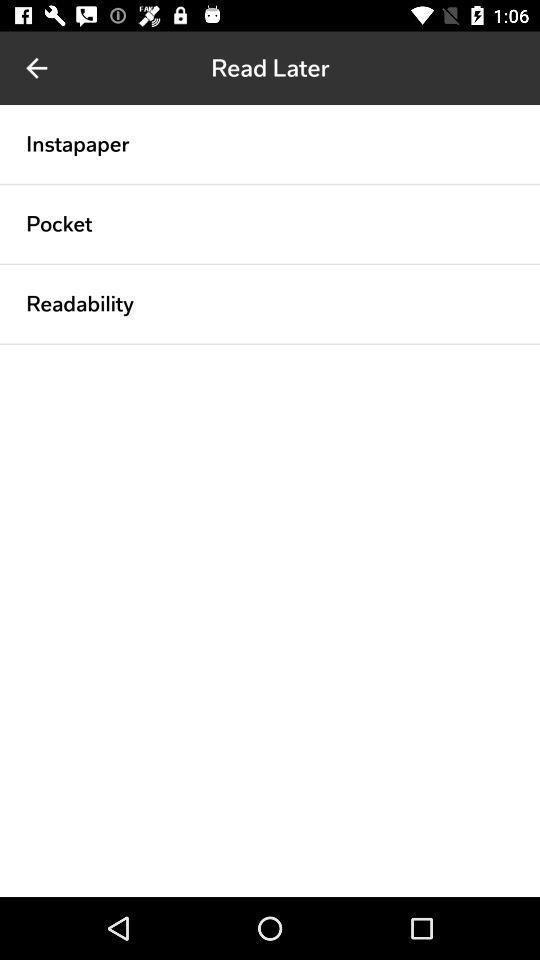 The height and width of the screenshot is (960, 540). What do you see at coordinates (36, 68) in the screenshot?
I see `the item to the left of read later` at bounding box center [36, 68].